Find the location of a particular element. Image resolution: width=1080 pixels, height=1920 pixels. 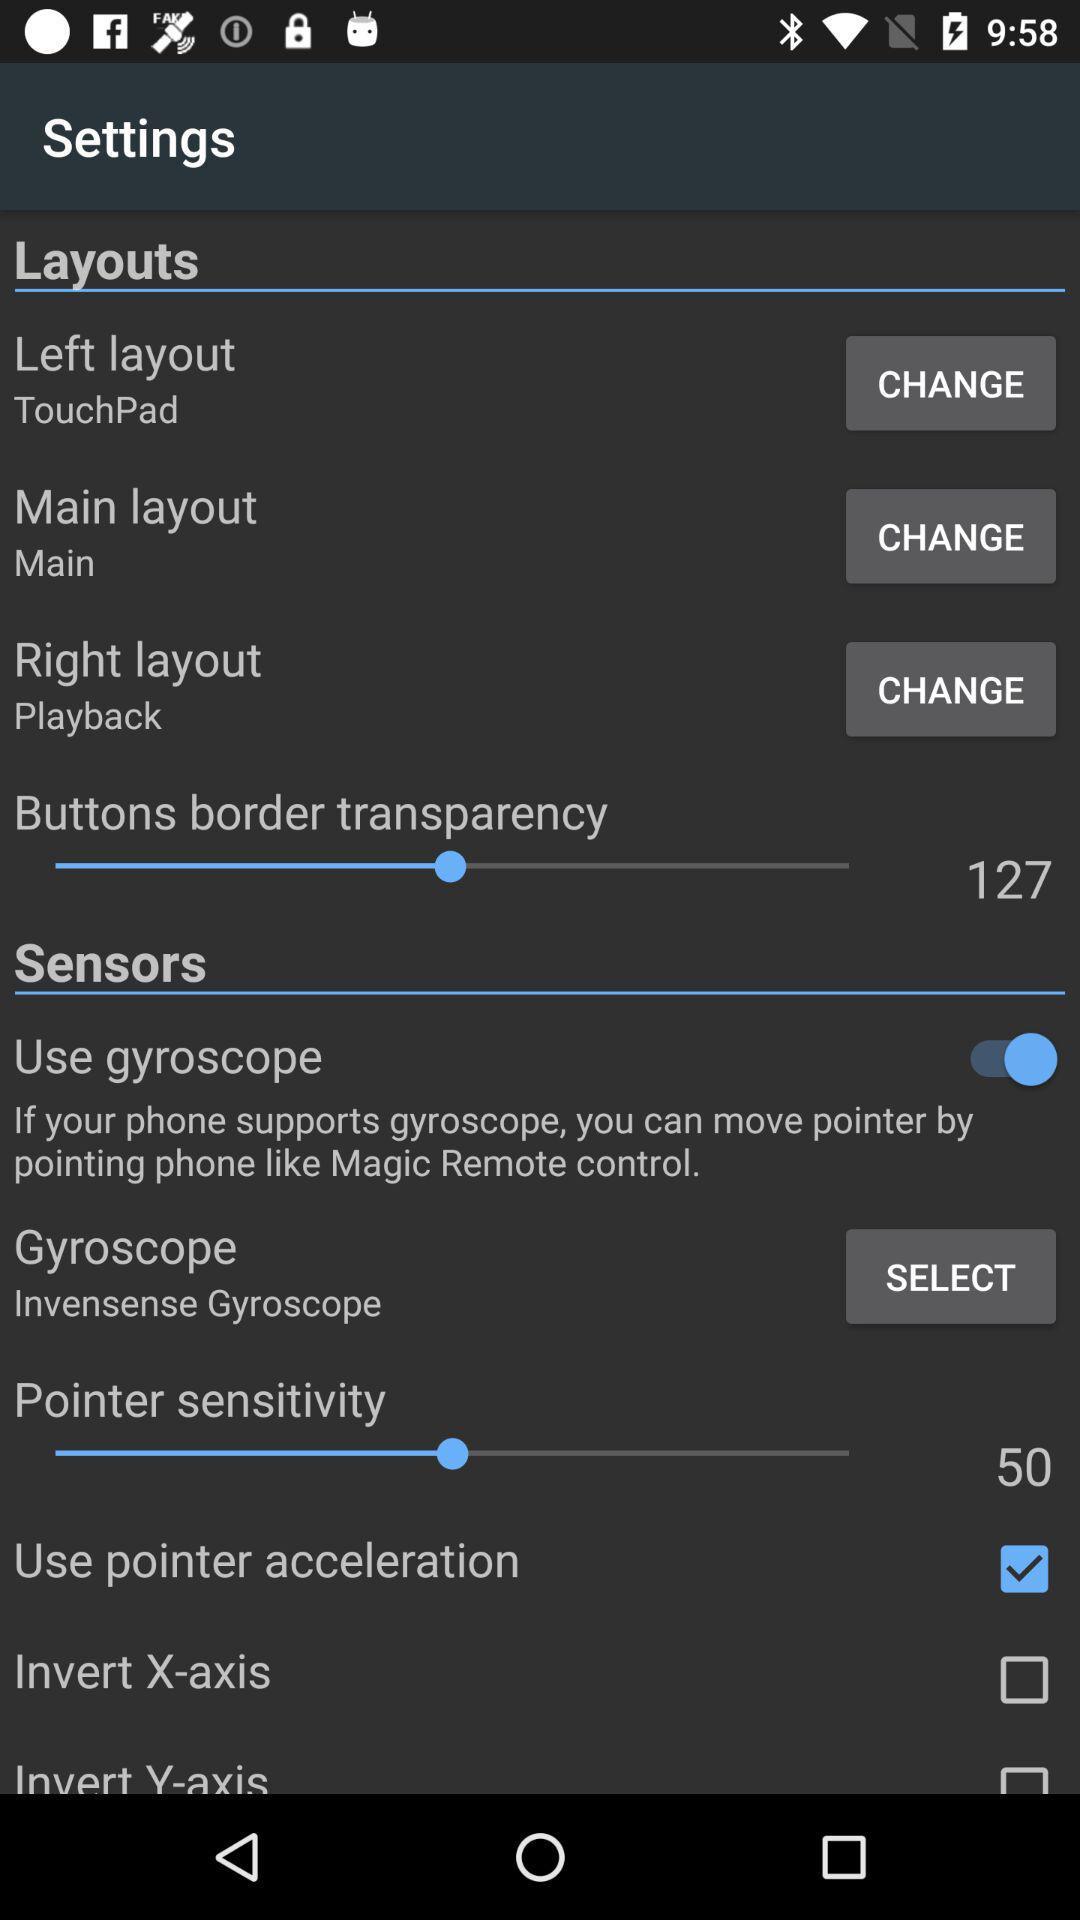

turn off gyroscope is located at coordinates (693, 1058).